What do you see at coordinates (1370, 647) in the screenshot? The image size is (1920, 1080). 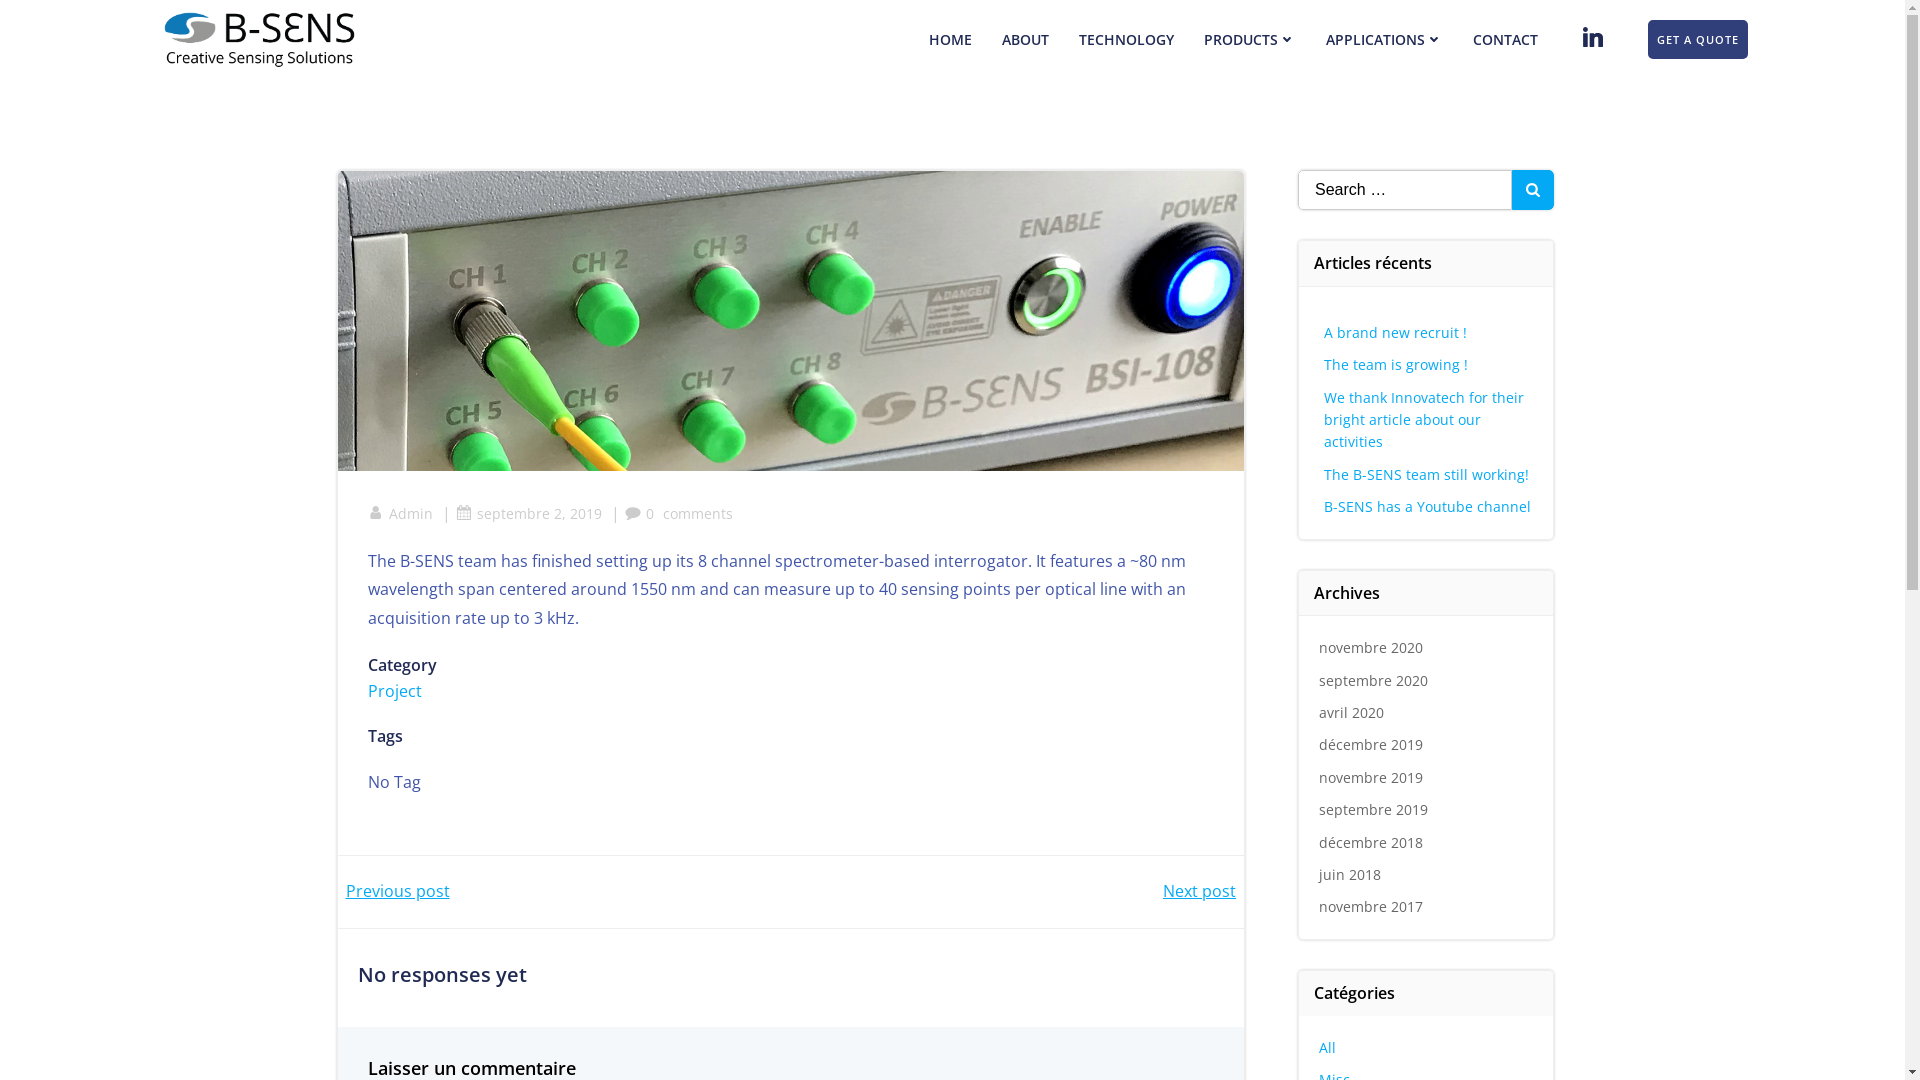 I see `'novembre 2020'` at bounding box center [1370, 647].